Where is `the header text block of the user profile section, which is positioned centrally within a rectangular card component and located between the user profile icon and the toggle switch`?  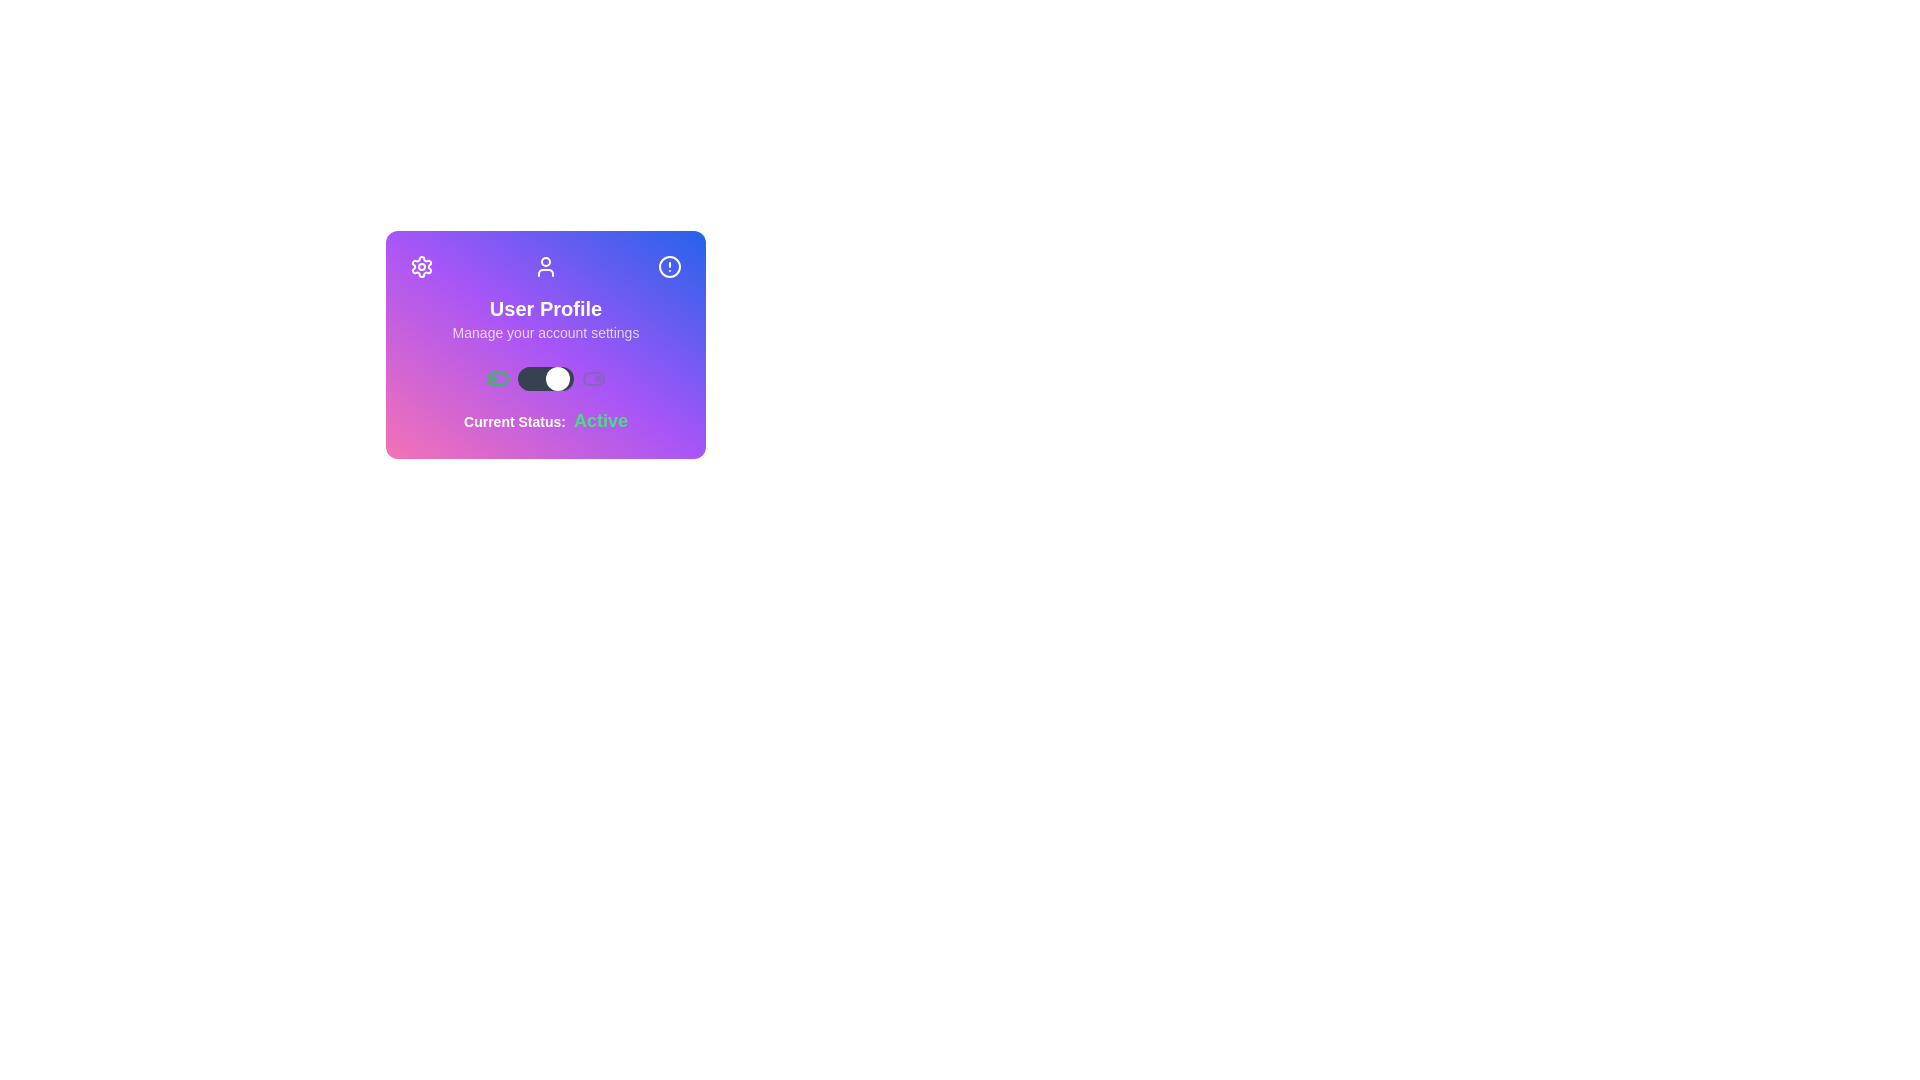
the header text block of the user profile section, which is positioned centrally within a rectangular card component and located between the user profile icon and the toggle switch is located at coordinates (546, 318).